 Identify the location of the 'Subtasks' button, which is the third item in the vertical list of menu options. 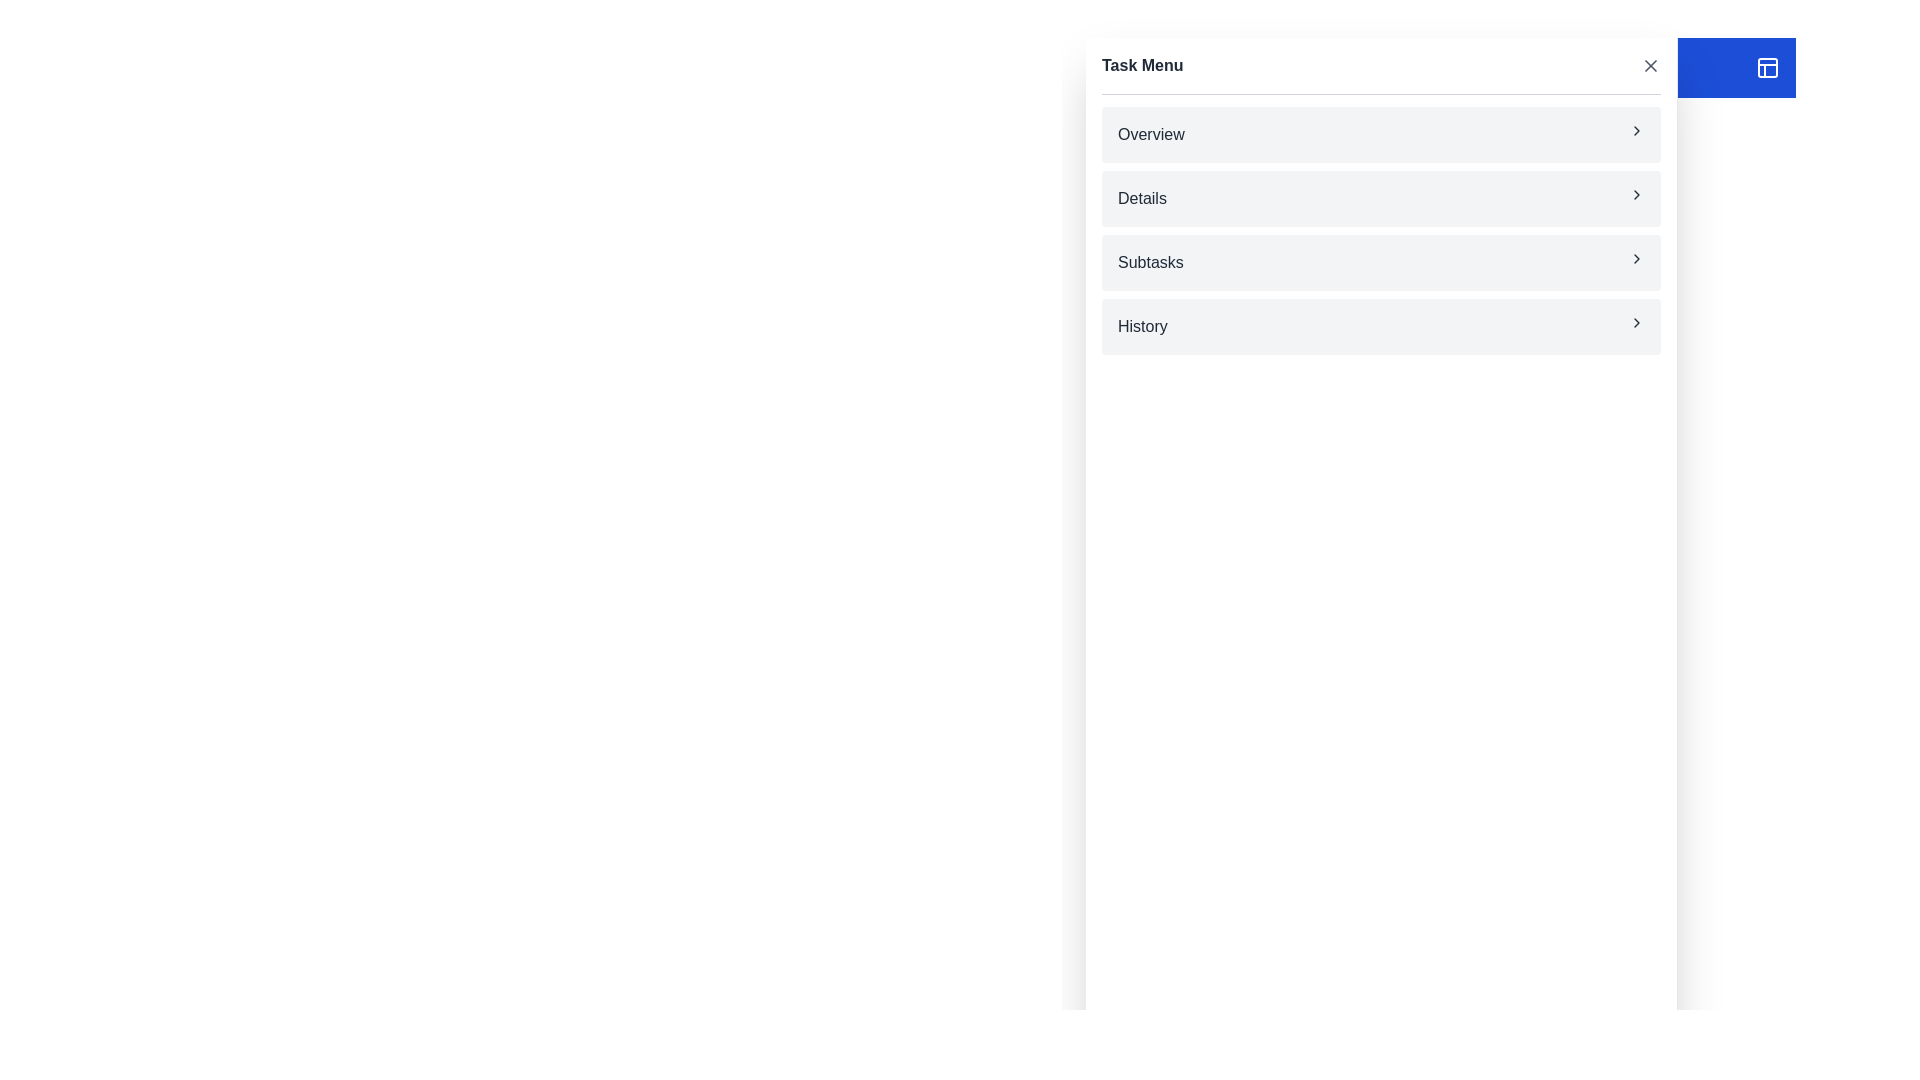
(1380, 261).